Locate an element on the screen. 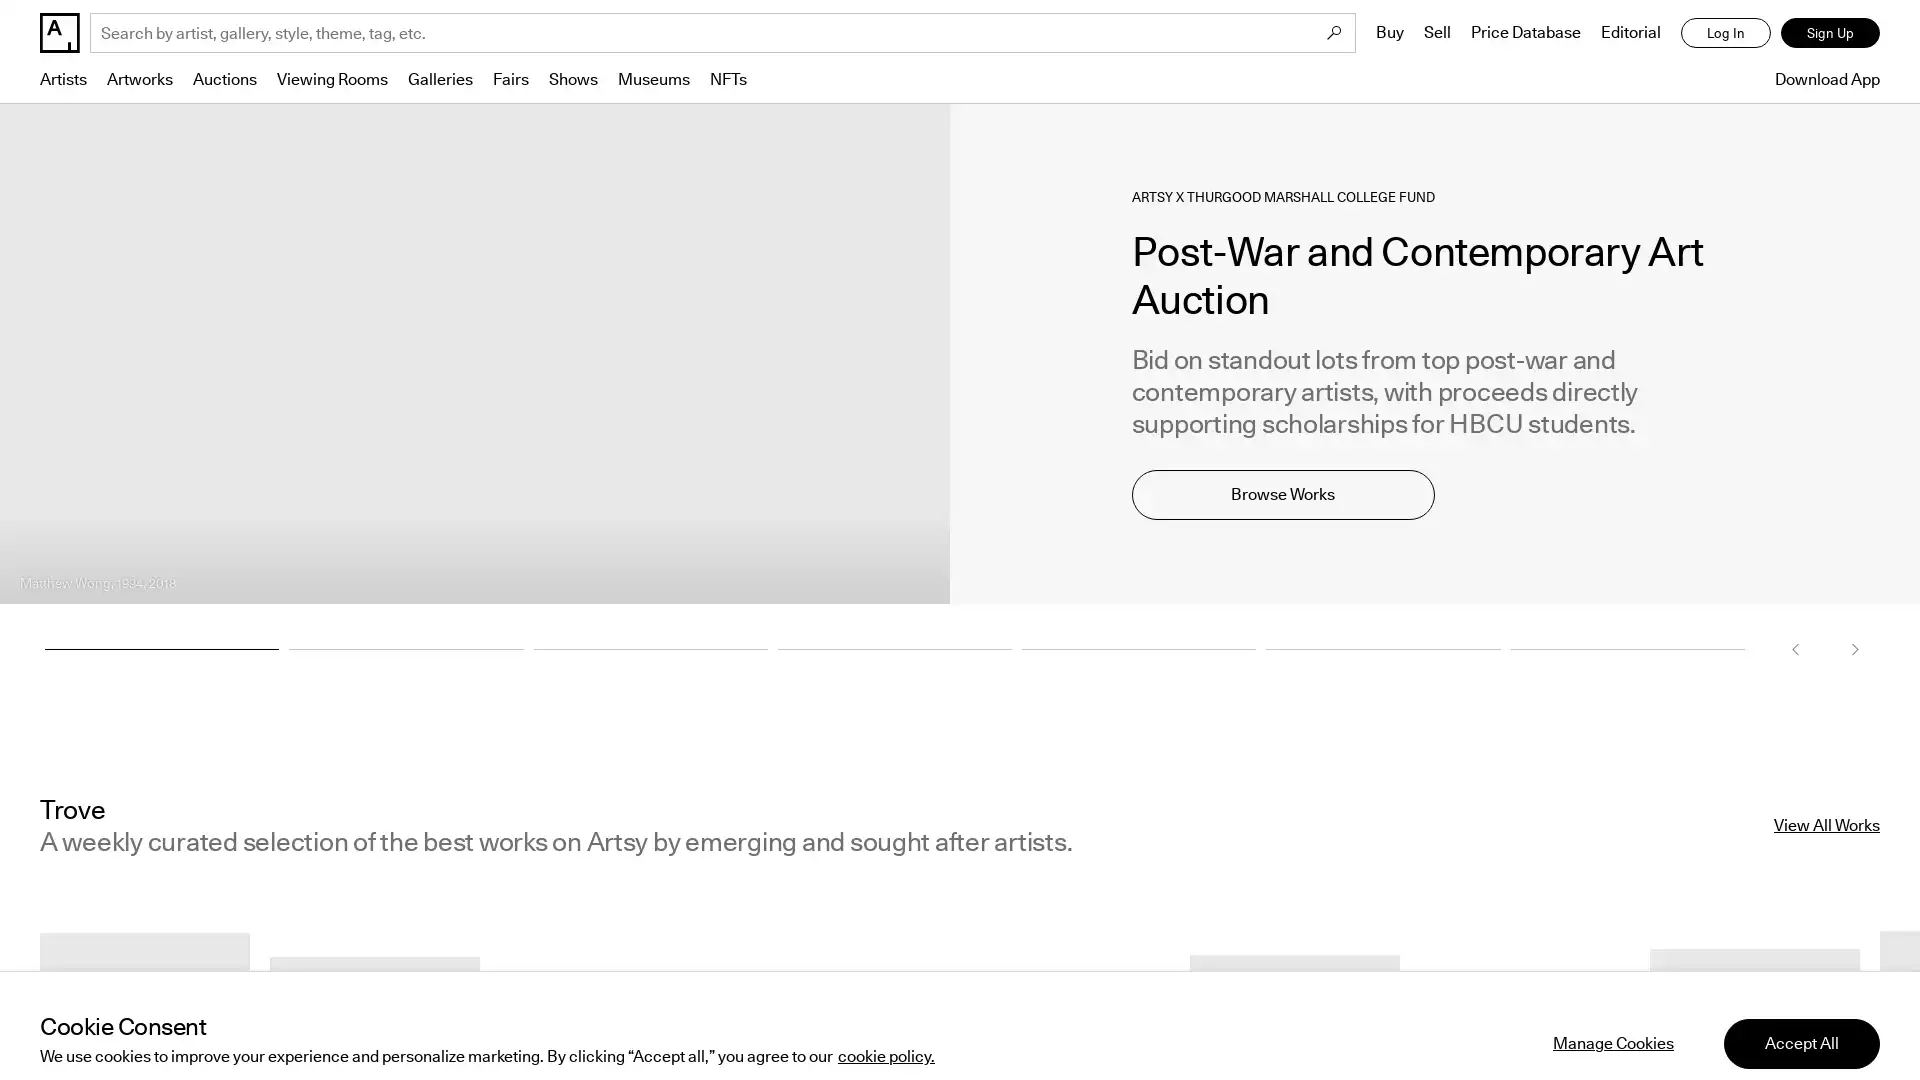  Download App is located at coordinates (1822, 78).